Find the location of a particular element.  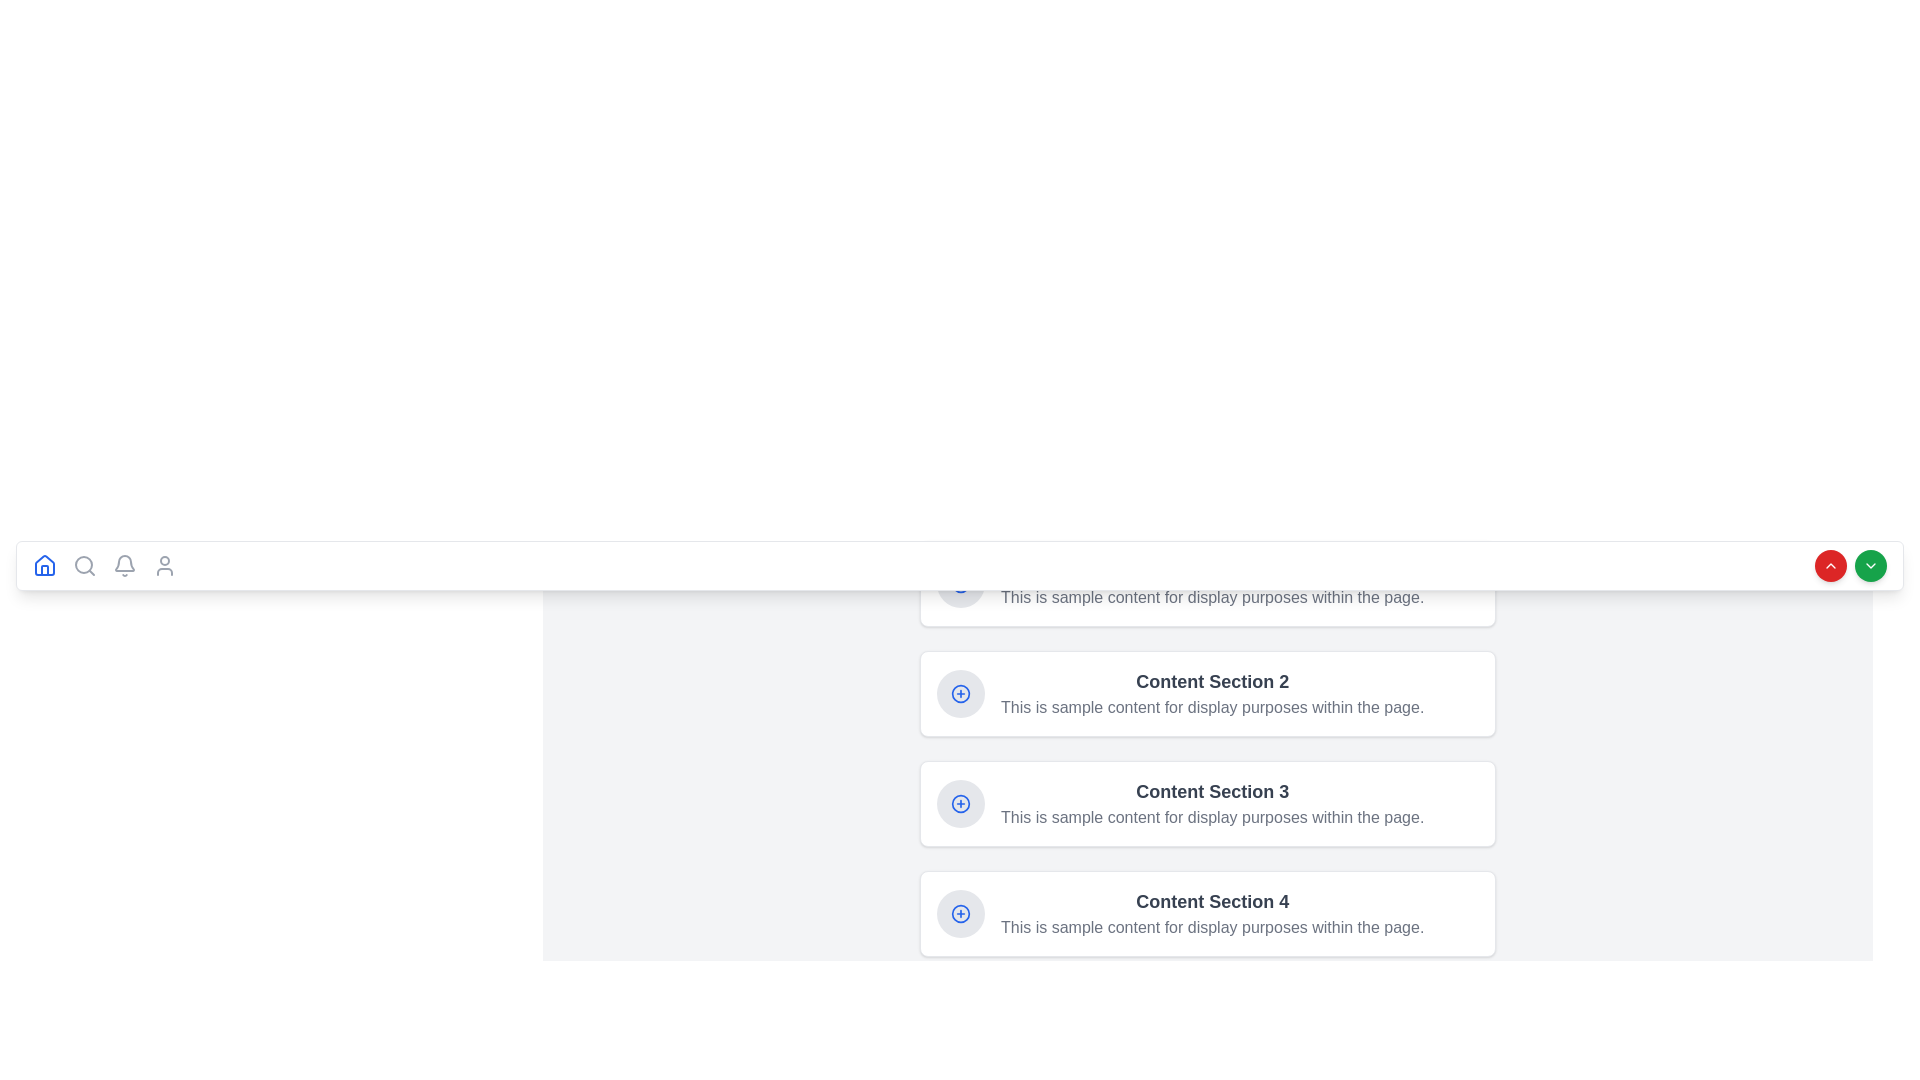

the button located to the far right of the interface, adjacent to a green circular button is located at coordinates (1850, 566).